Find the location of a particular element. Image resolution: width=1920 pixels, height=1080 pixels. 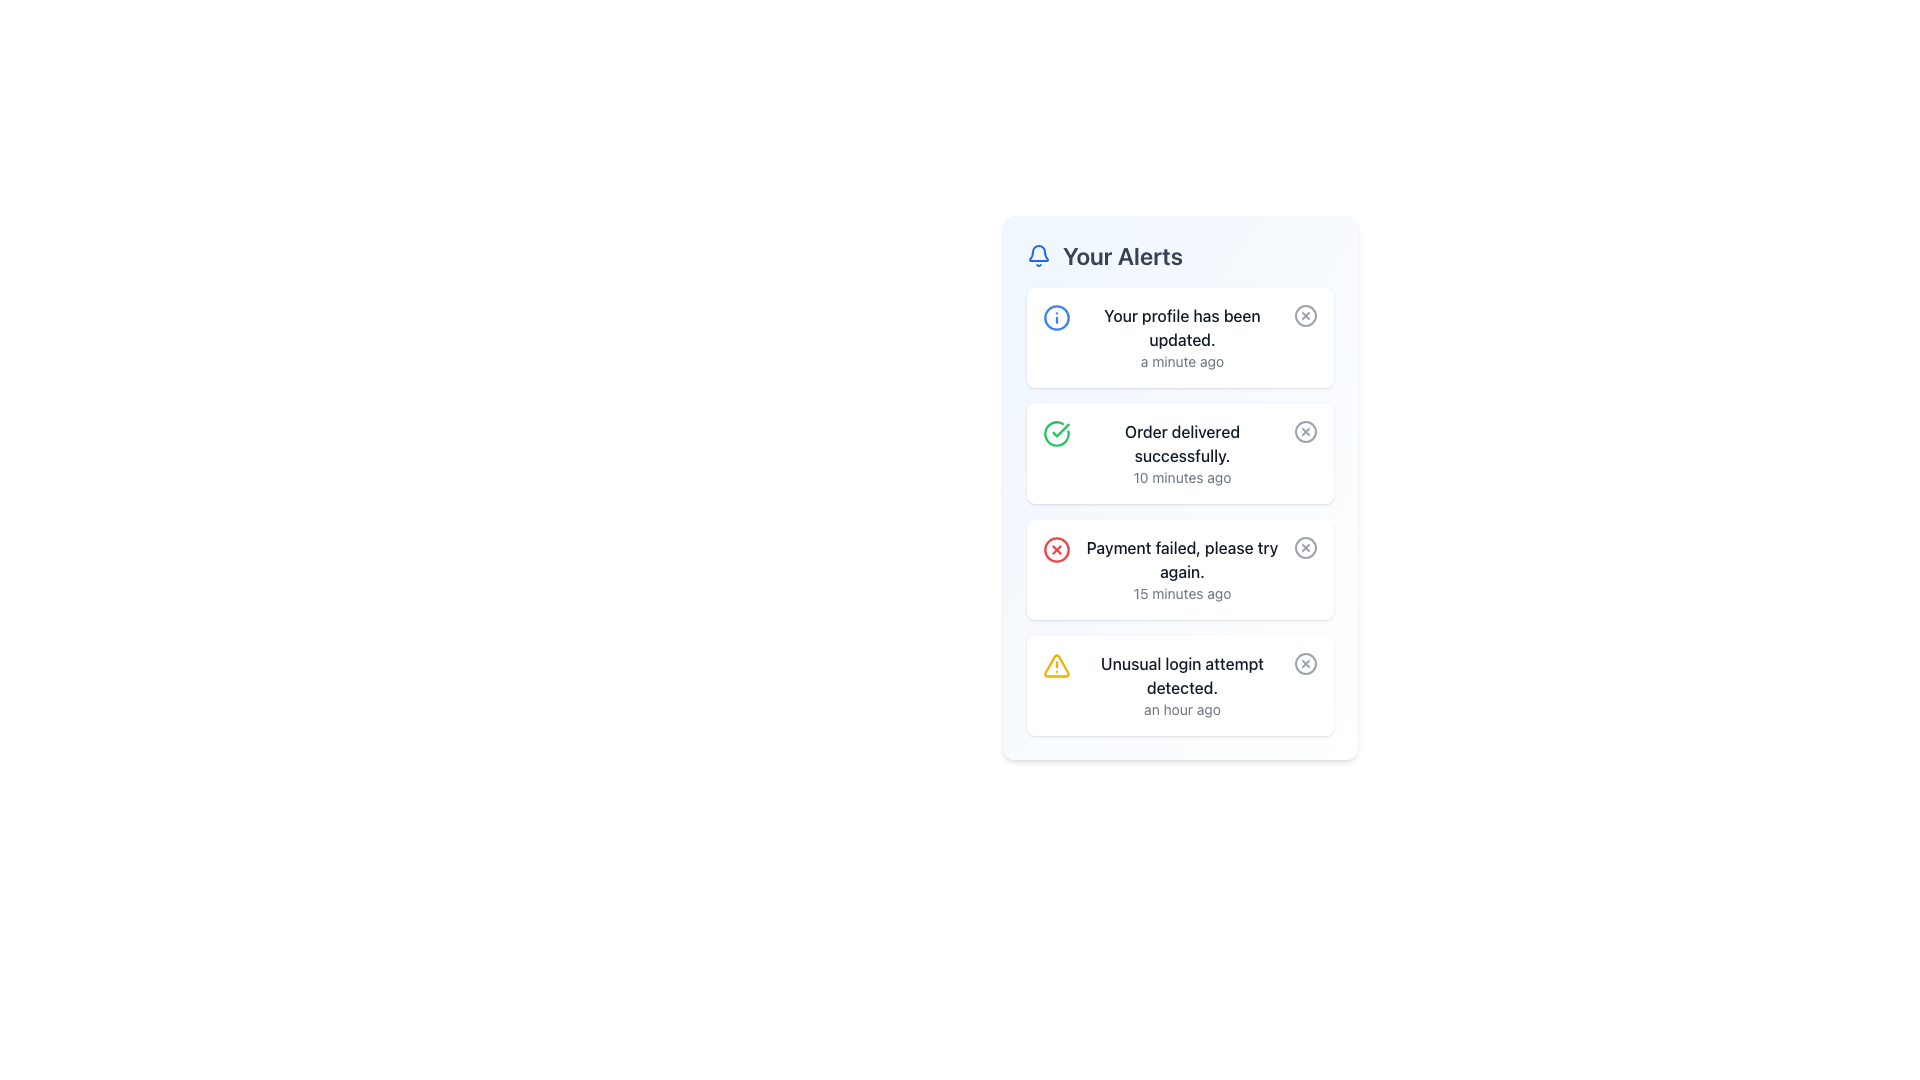

the error indicator icon located to the left of the text 'Payment failed, please try again.' in the third notification card of the notification panel is located at coordinates (1055, 550).